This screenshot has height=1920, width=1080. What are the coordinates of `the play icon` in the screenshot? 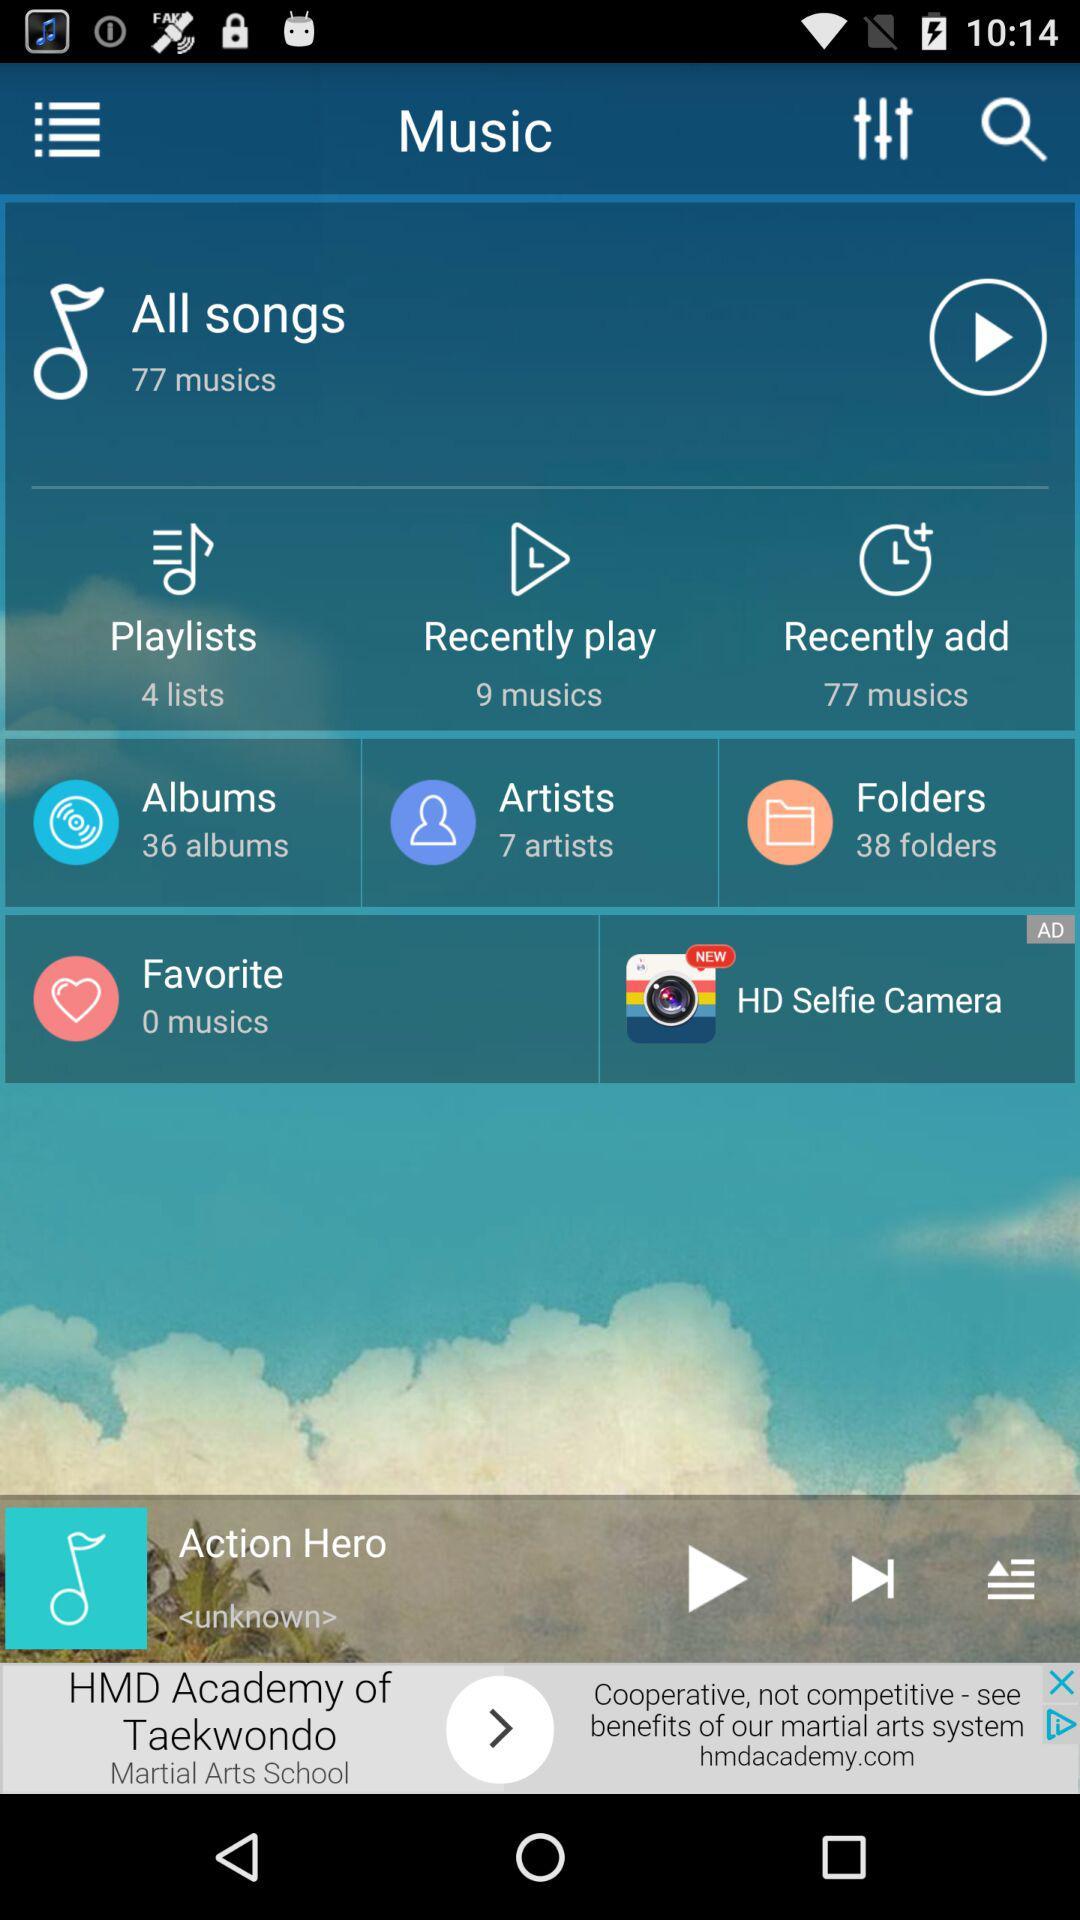 It's located at (716, 1688).